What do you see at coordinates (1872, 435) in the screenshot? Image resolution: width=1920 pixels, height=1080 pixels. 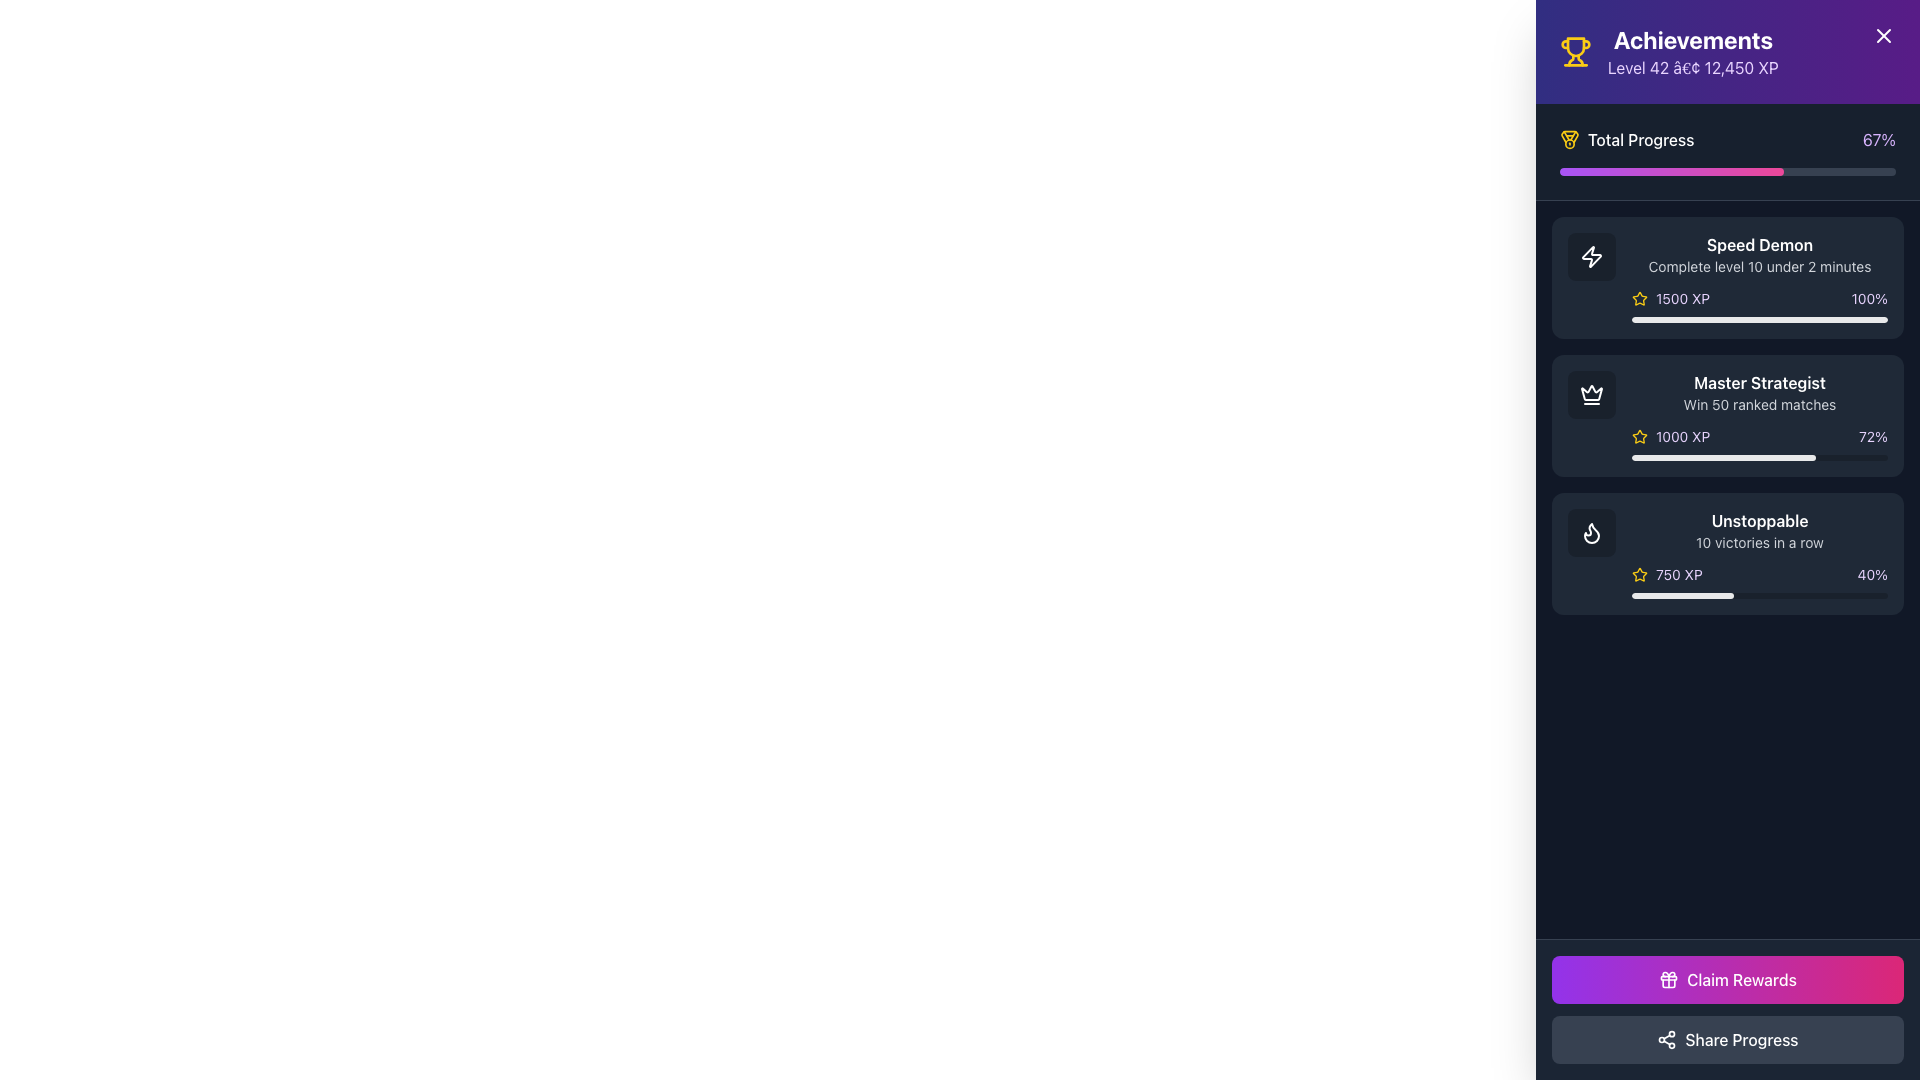 I see `the Label displaying '72%' in light purple font, which indicates progress for the 'Master Strategist' achievement` at bounding box center [1872, 435].